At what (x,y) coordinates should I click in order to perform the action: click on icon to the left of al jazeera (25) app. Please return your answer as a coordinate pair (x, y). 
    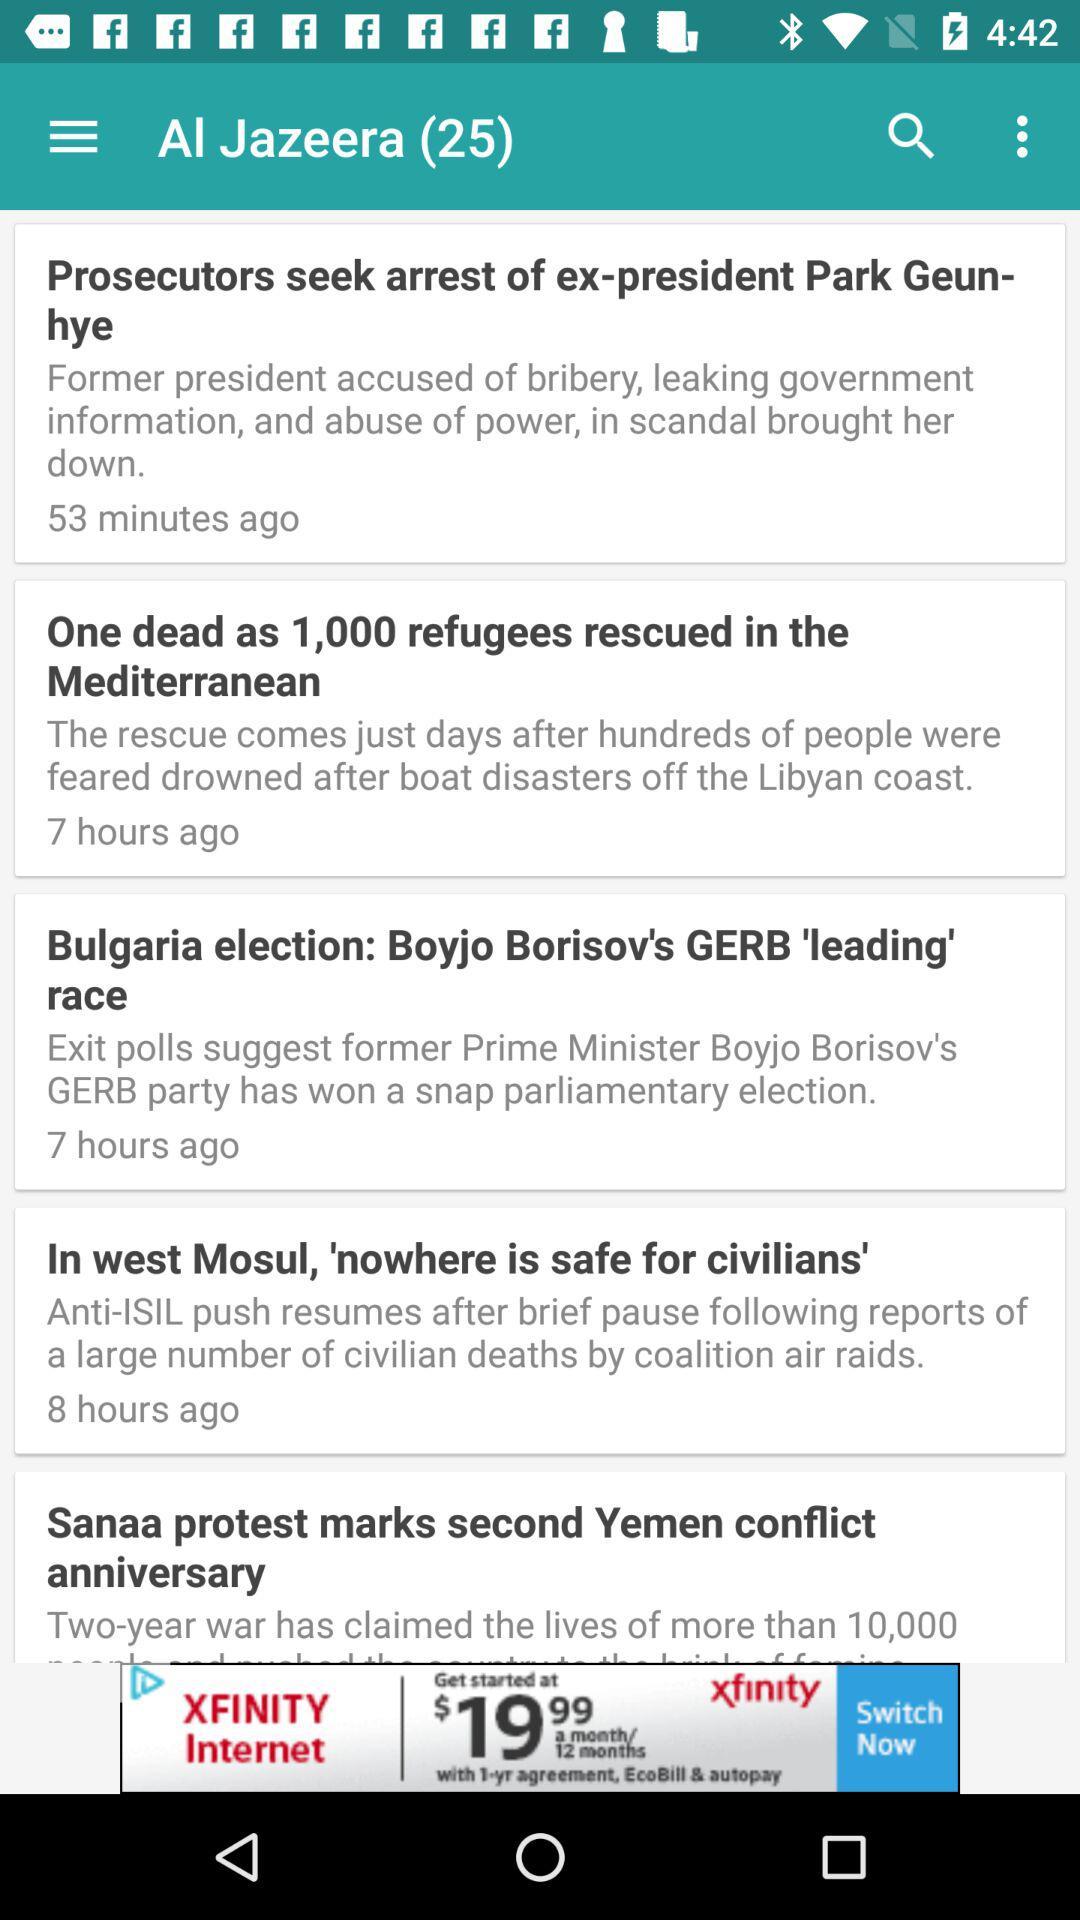
    Looking at the image, I should click on (72, 135).